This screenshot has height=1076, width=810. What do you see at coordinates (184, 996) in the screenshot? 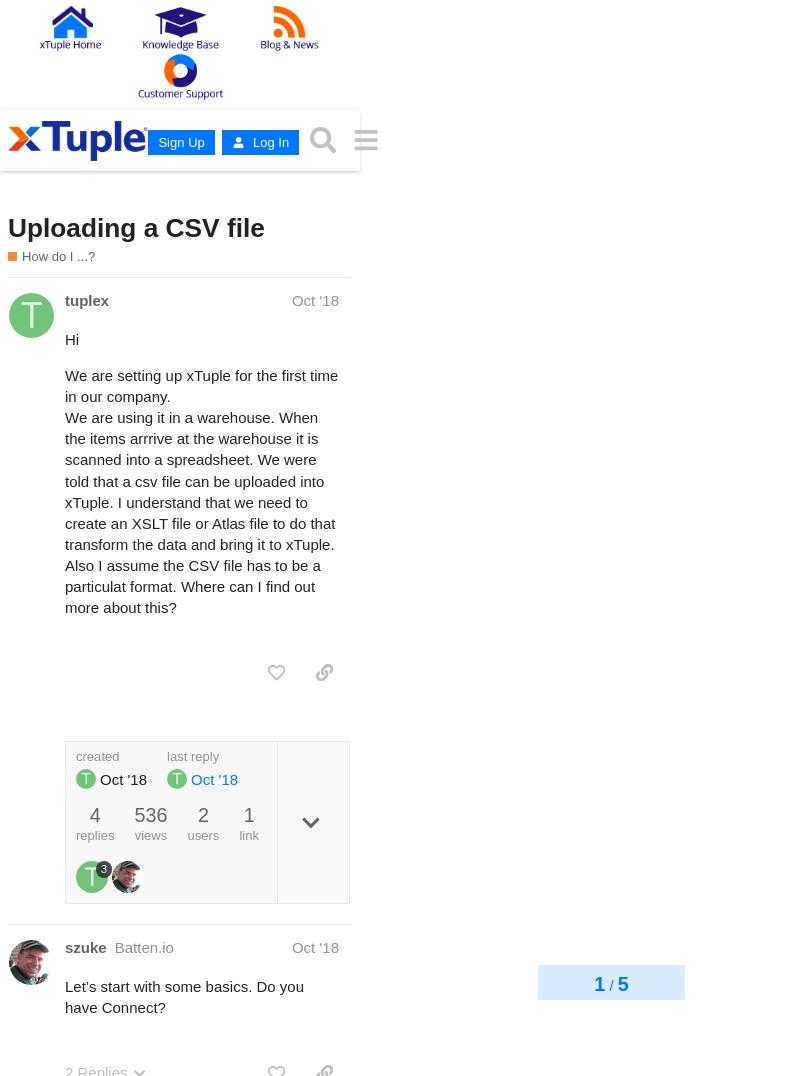
I see `'Let’s start with some basics. Do you have Connect?'` at bounding box center [184, 996].